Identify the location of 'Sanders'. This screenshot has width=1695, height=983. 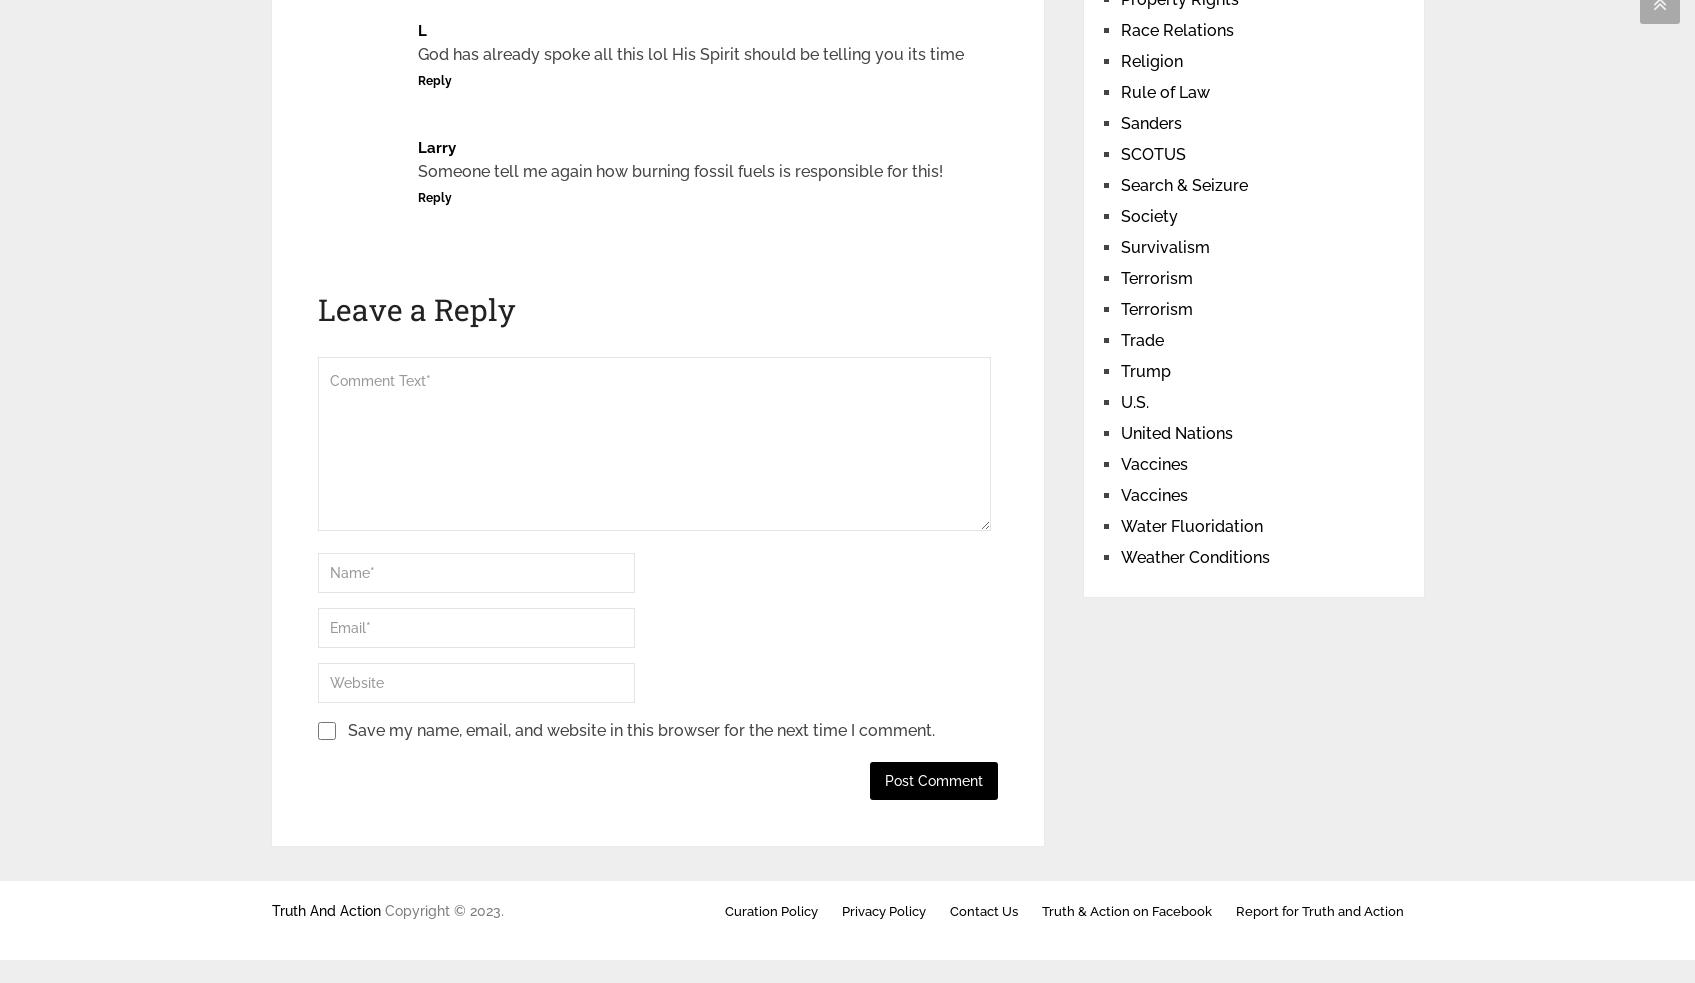
(1149, 122).